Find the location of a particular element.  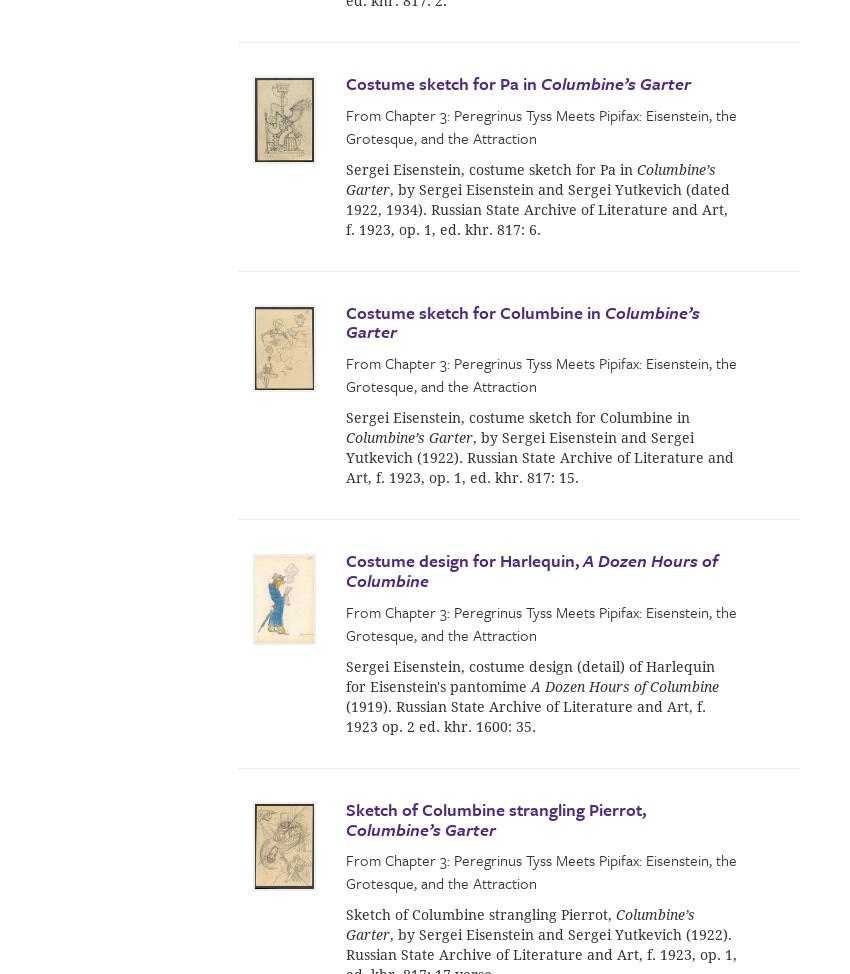

'(1919). Russian State Archive of Literature and Art, f. 1923 op. 2 ed. khr. 1600: 35.' is located at coordinates (524, 715).